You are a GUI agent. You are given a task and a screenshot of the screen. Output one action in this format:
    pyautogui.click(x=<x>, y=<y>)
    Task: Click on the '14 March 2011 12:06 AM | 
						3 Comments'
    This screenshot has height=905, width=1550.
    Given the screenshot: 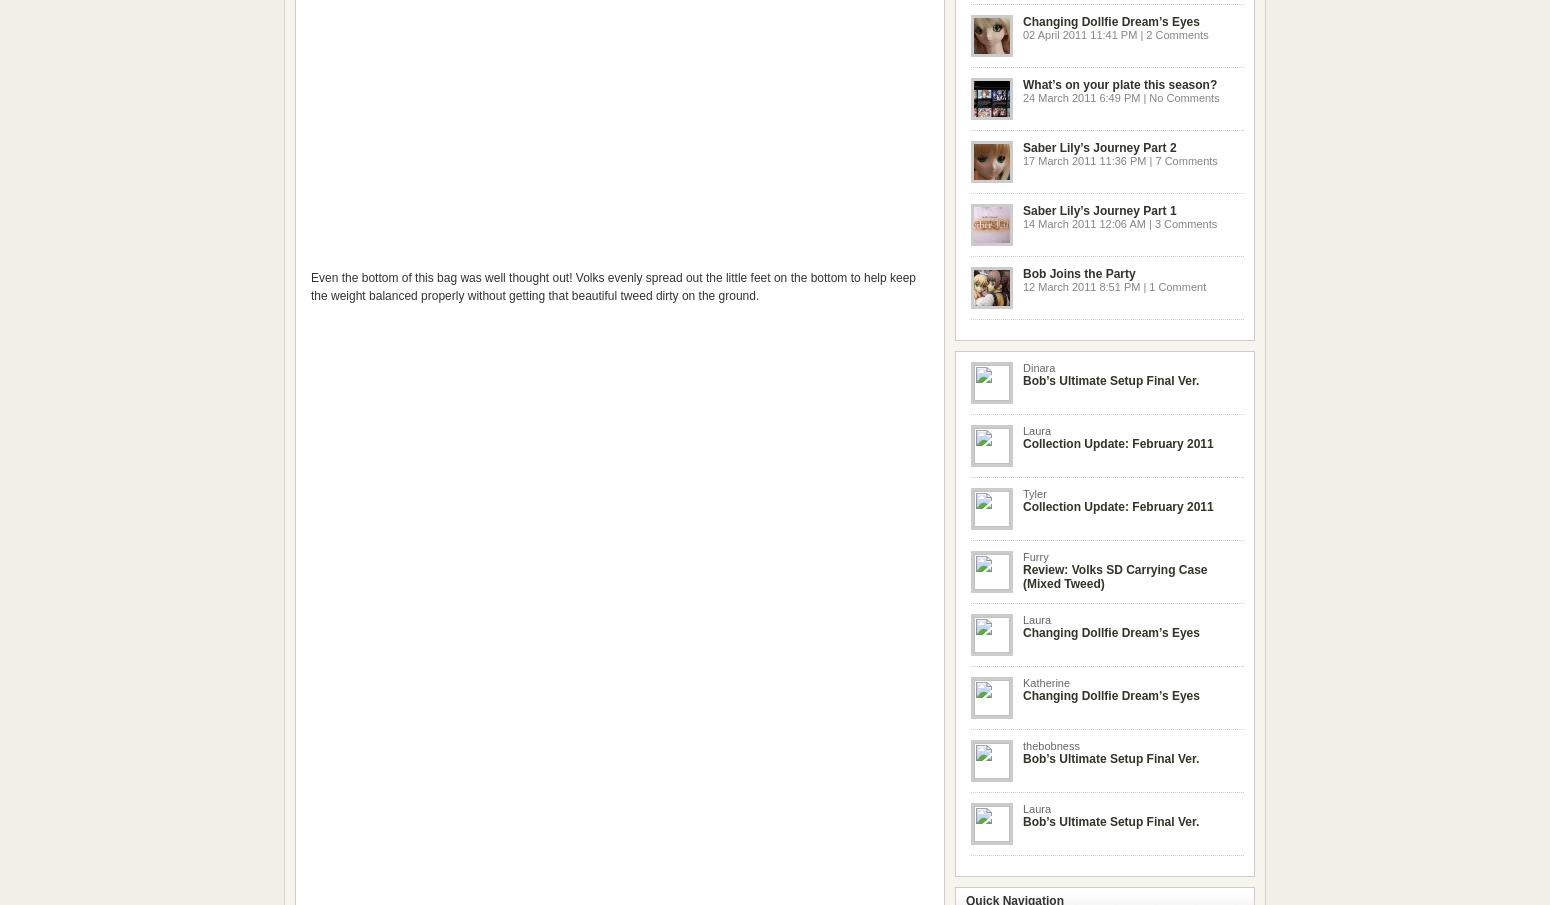 What is the action you would take?
    pyautogui.click(x=1023, y=222)
    